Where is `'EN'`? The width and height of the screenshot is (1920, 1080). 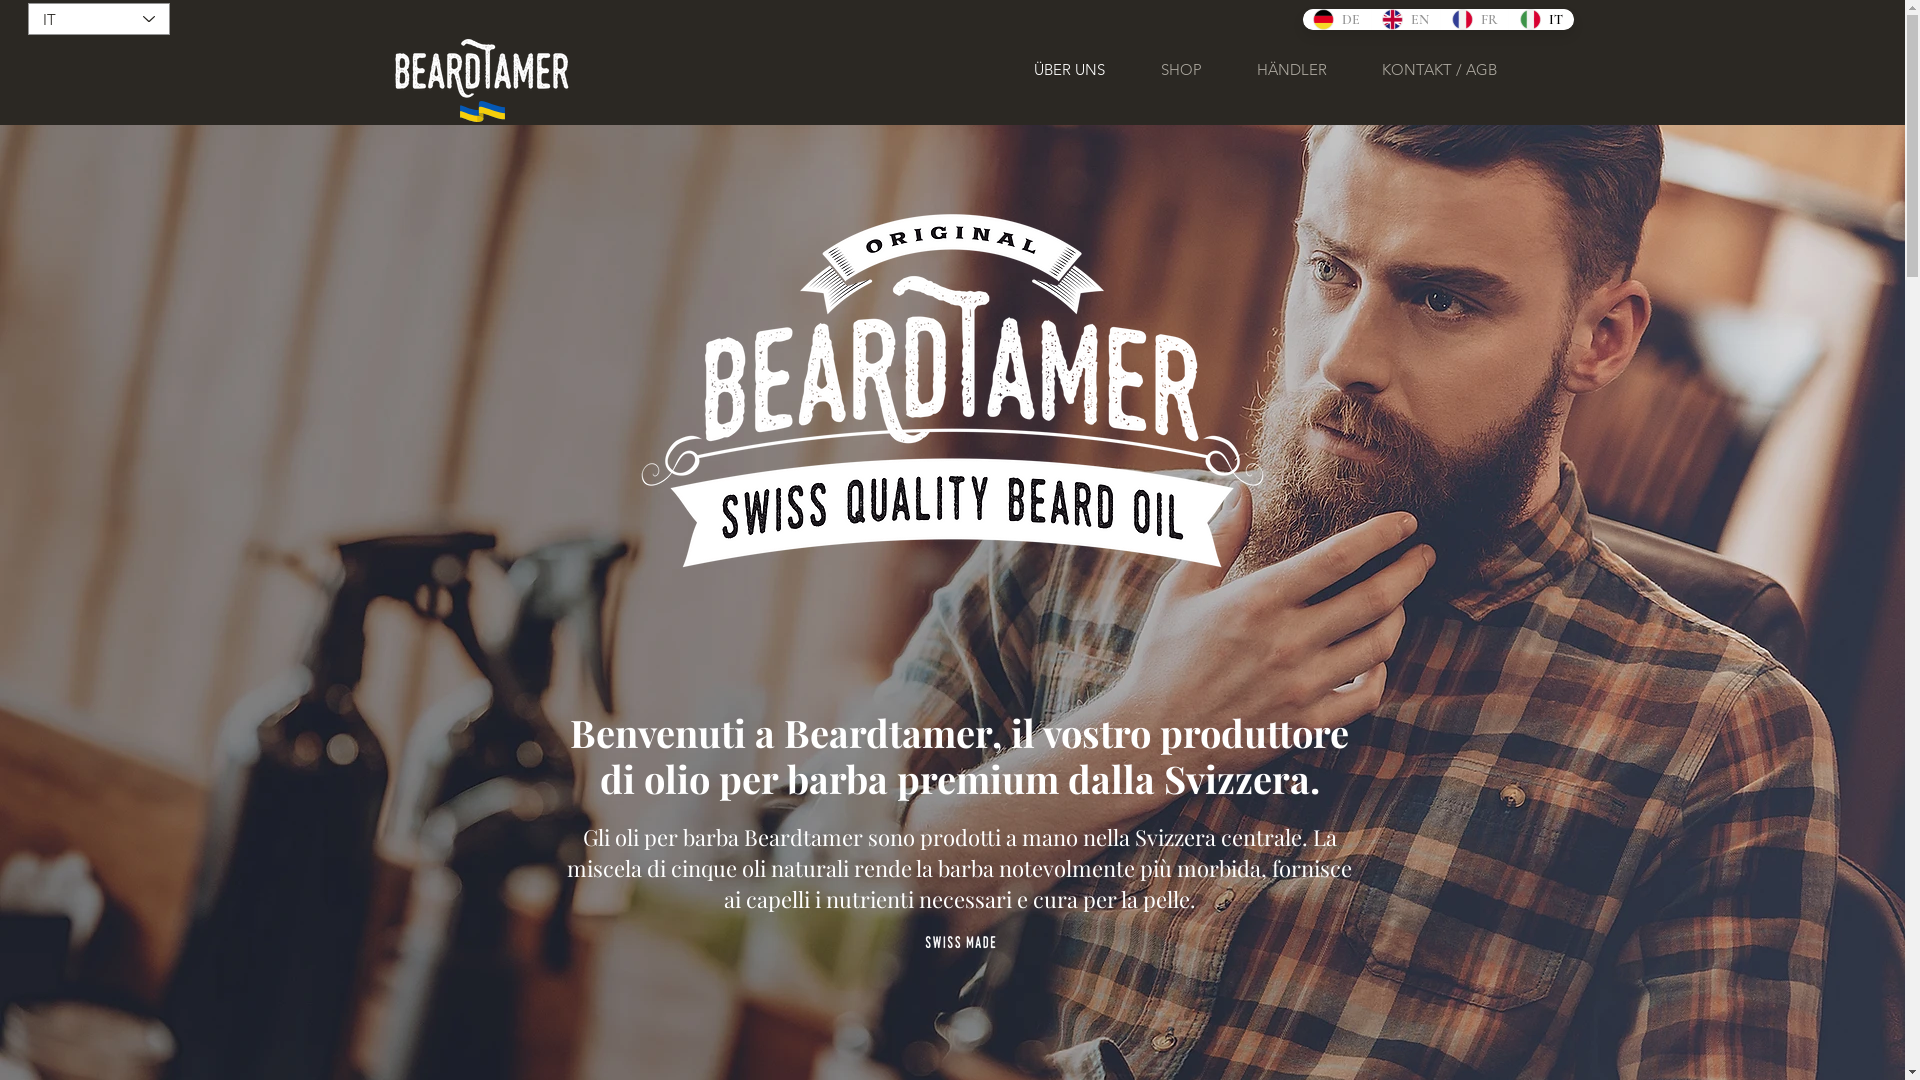 'EN' is located at coordinates (1404, 19).